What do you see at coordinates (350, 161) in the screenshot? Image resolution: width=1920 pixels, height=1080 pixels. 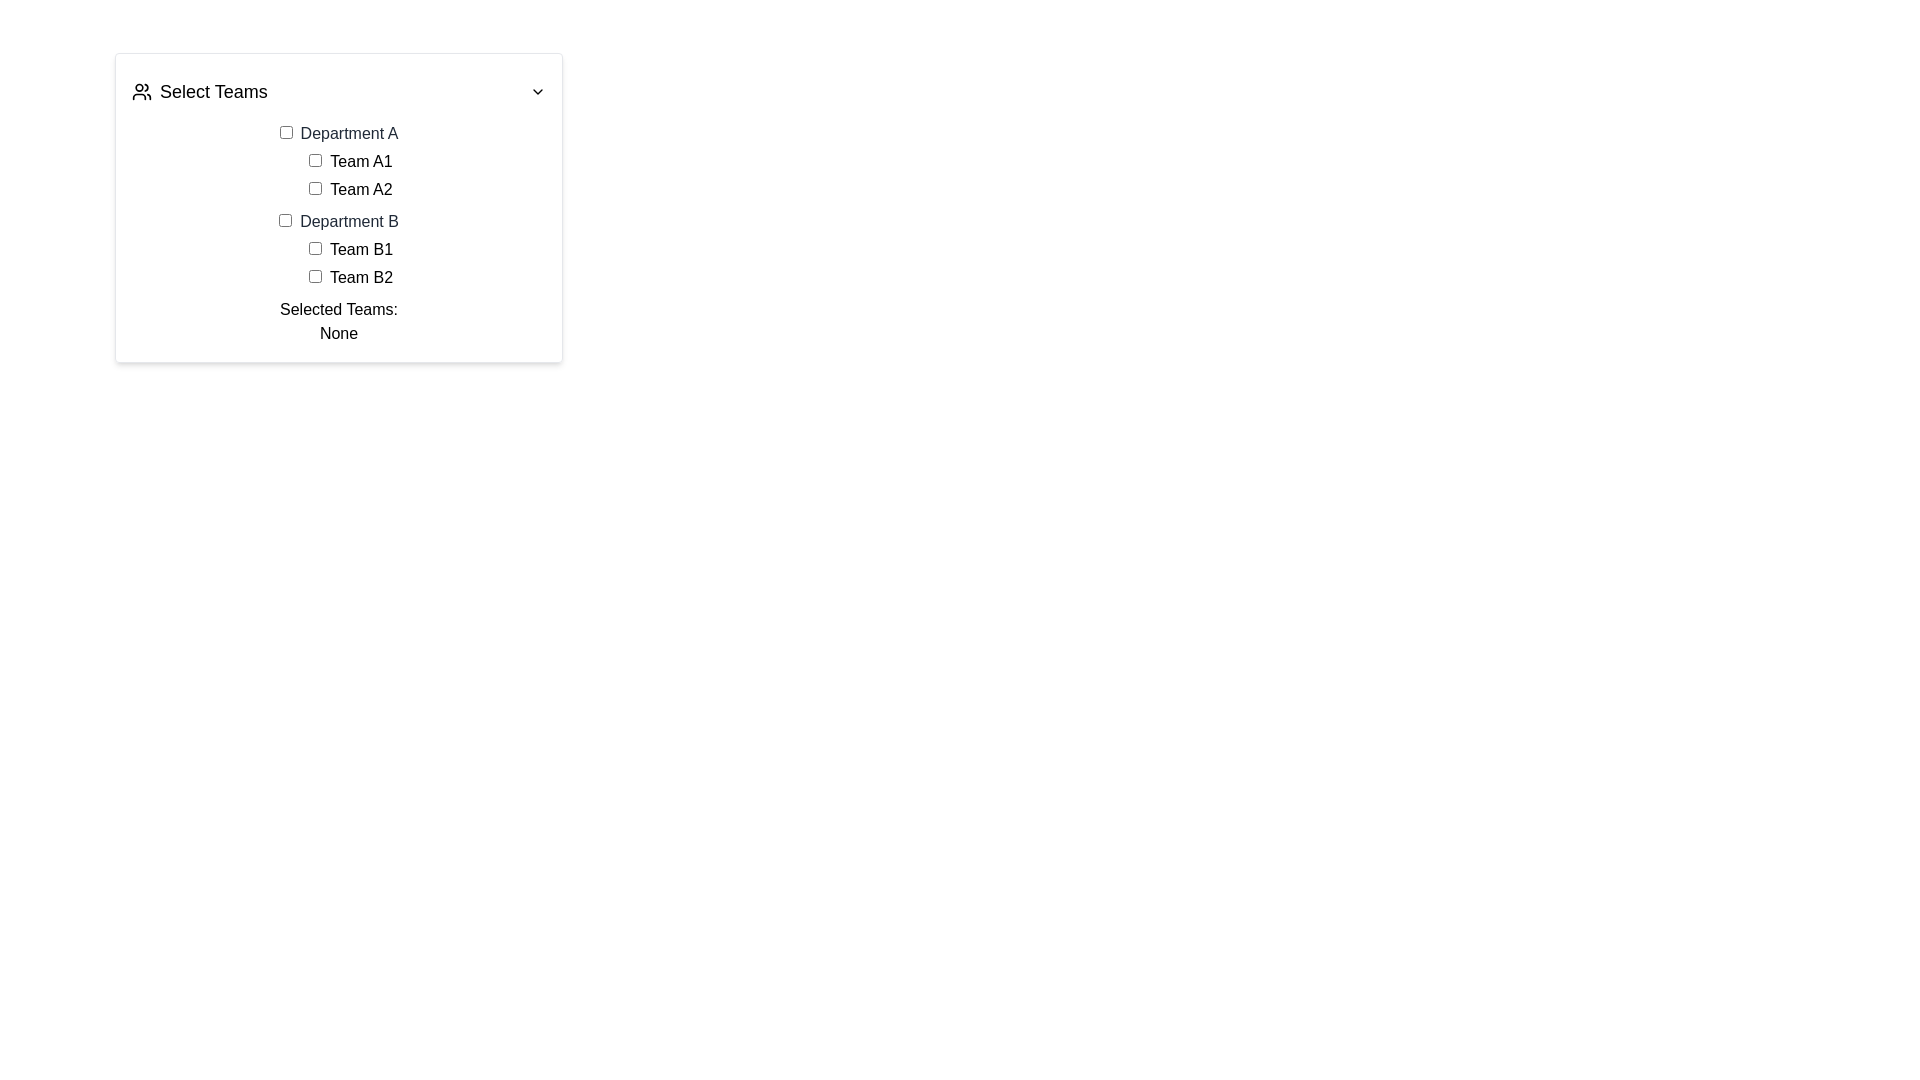 I see `the text label for the first team under 'Department A' in the selection list` at bounding box center [350, 161].